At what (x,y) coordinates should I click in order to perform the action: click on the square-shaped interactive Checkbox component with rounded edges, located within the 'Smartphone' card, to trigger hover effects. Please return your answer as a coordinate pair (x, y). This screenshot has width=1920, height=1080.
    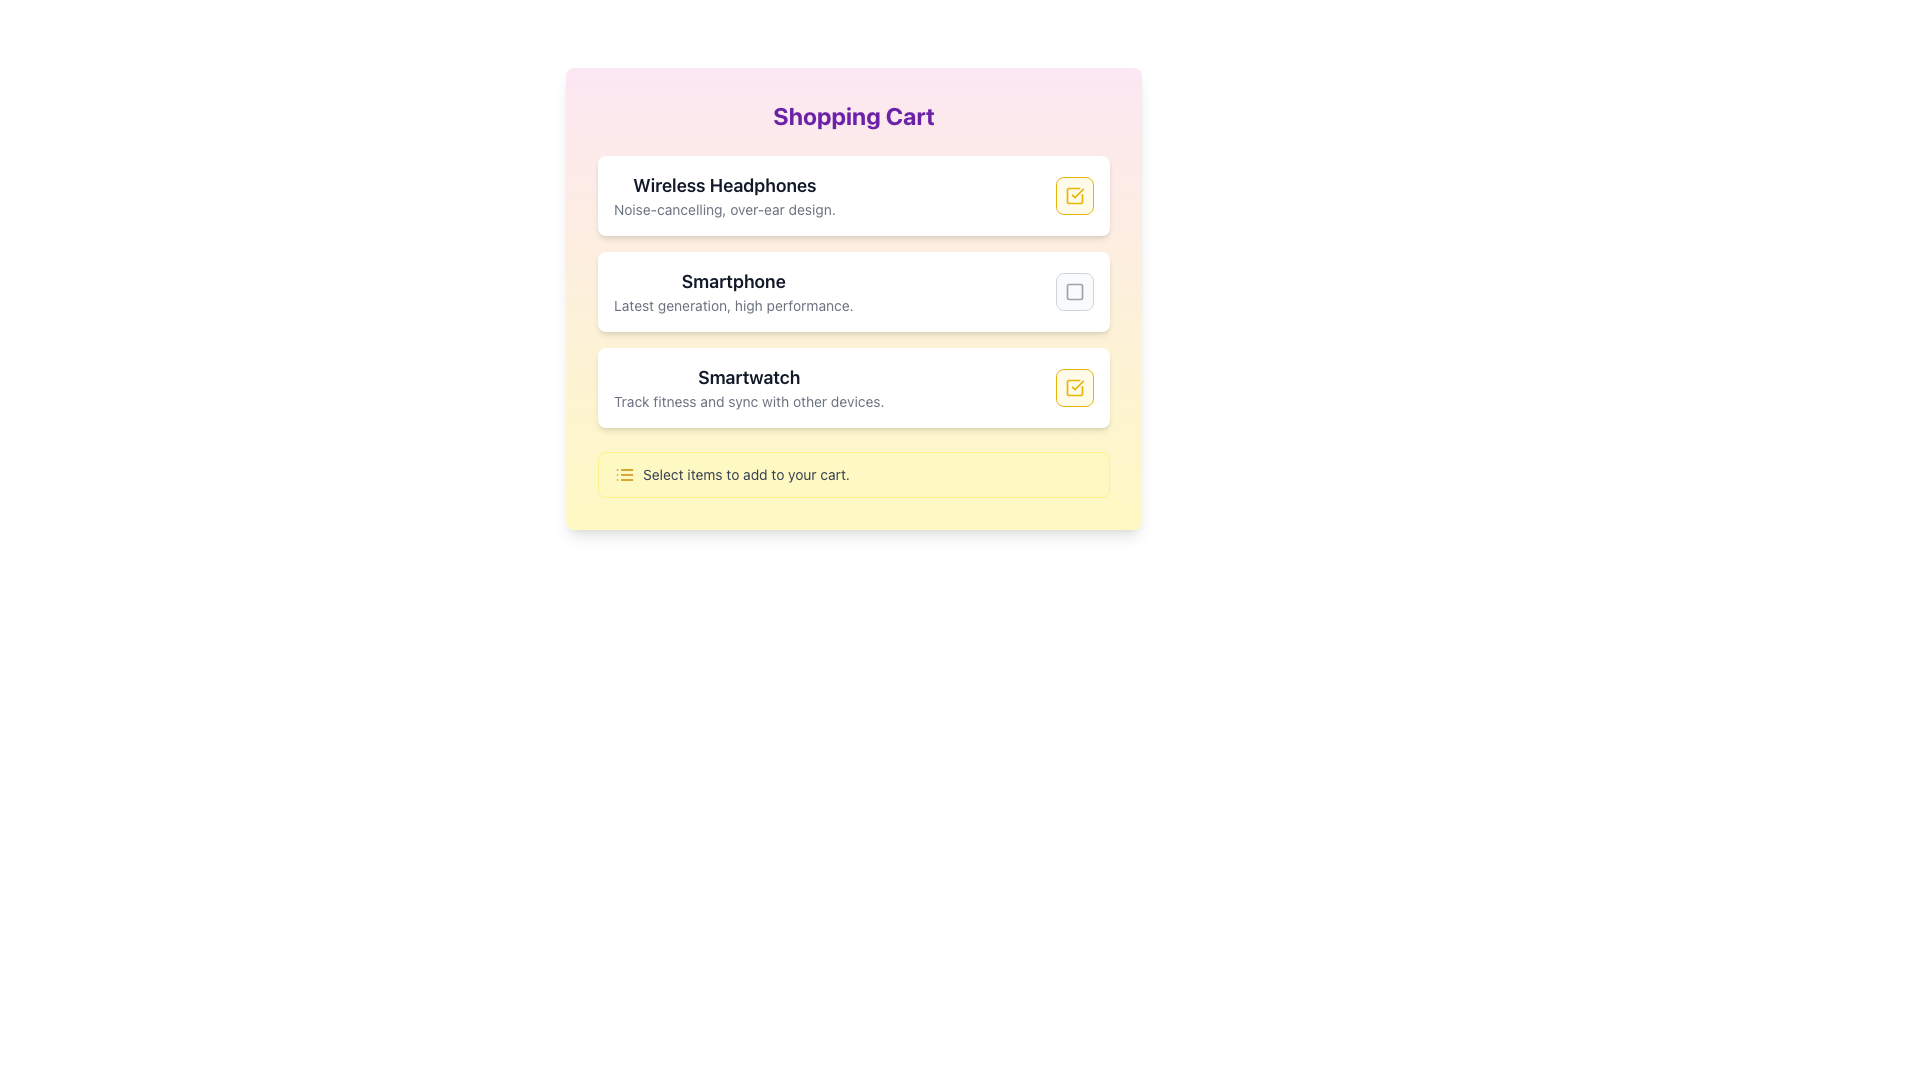
    Looking at the image, I should click on (1074, 292).